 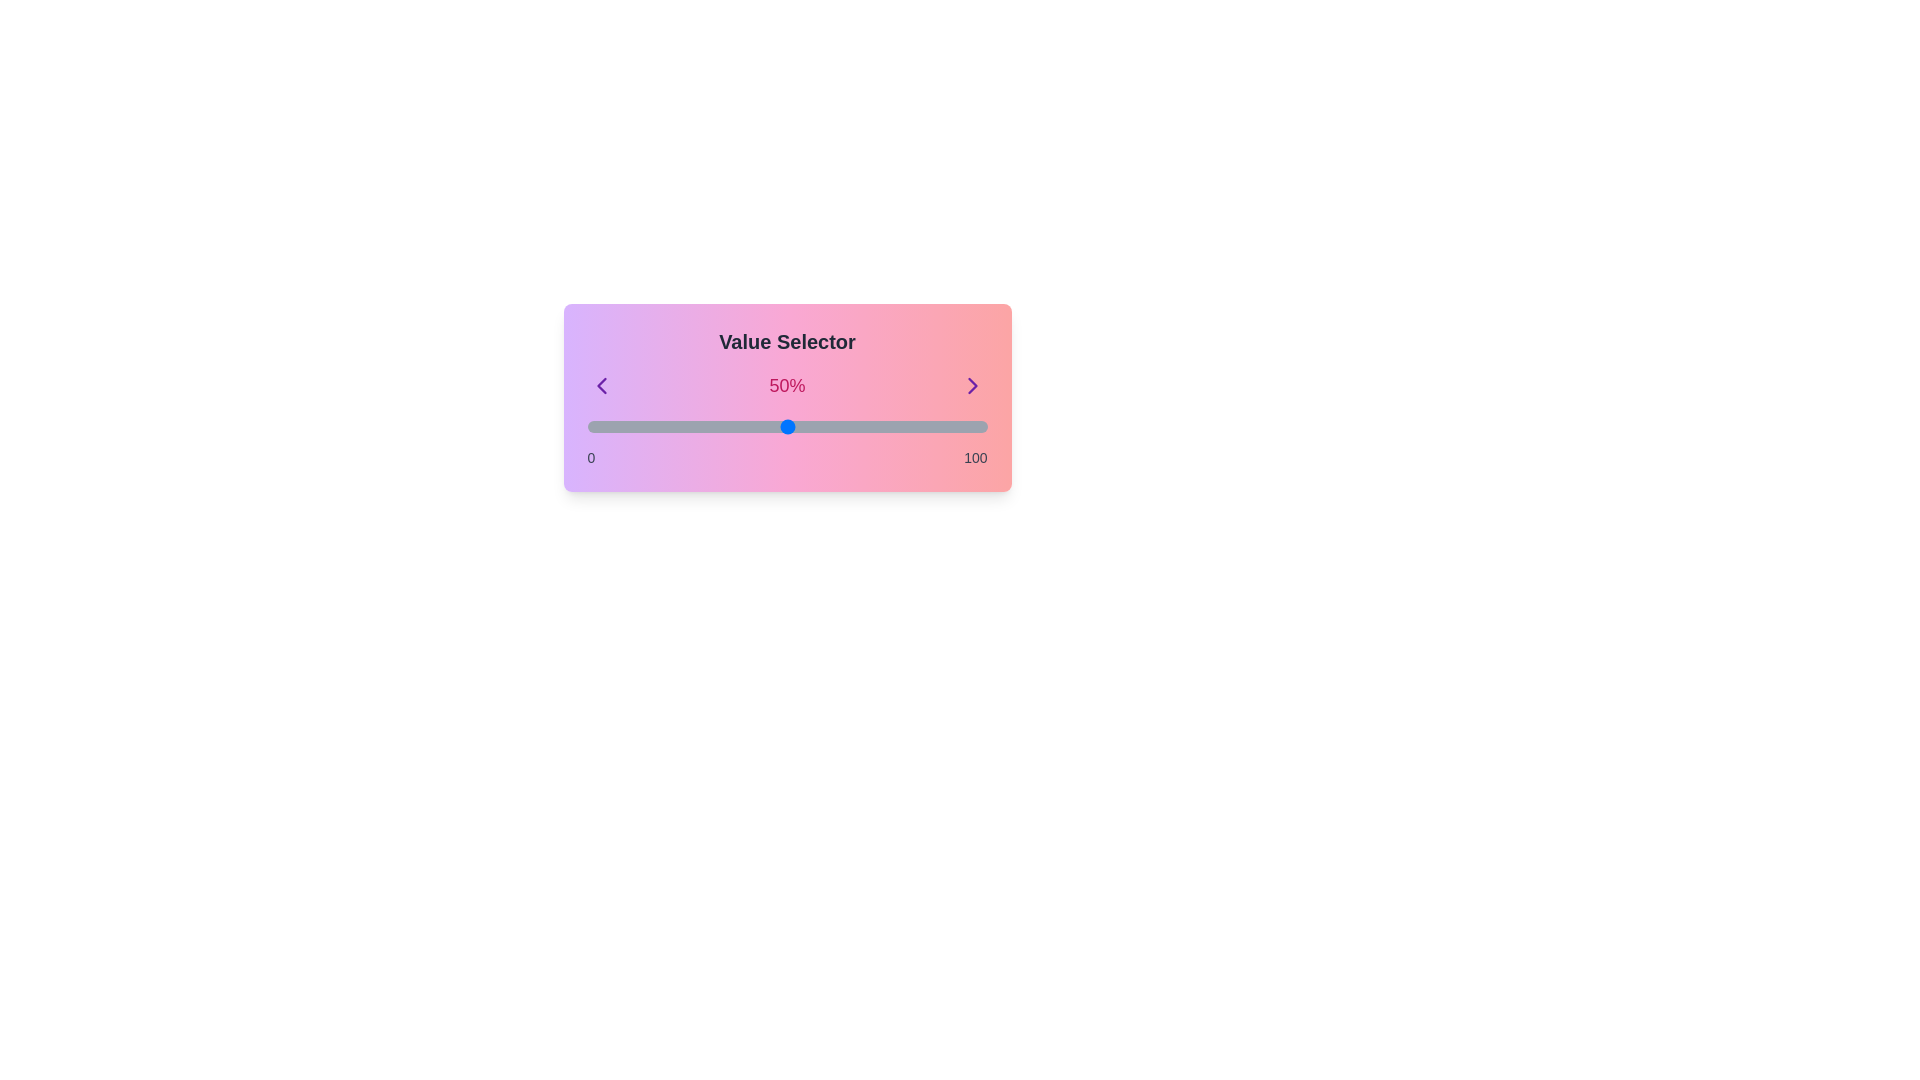 I want to click on the slider to set the value to 64, so click(x=843, y=426).